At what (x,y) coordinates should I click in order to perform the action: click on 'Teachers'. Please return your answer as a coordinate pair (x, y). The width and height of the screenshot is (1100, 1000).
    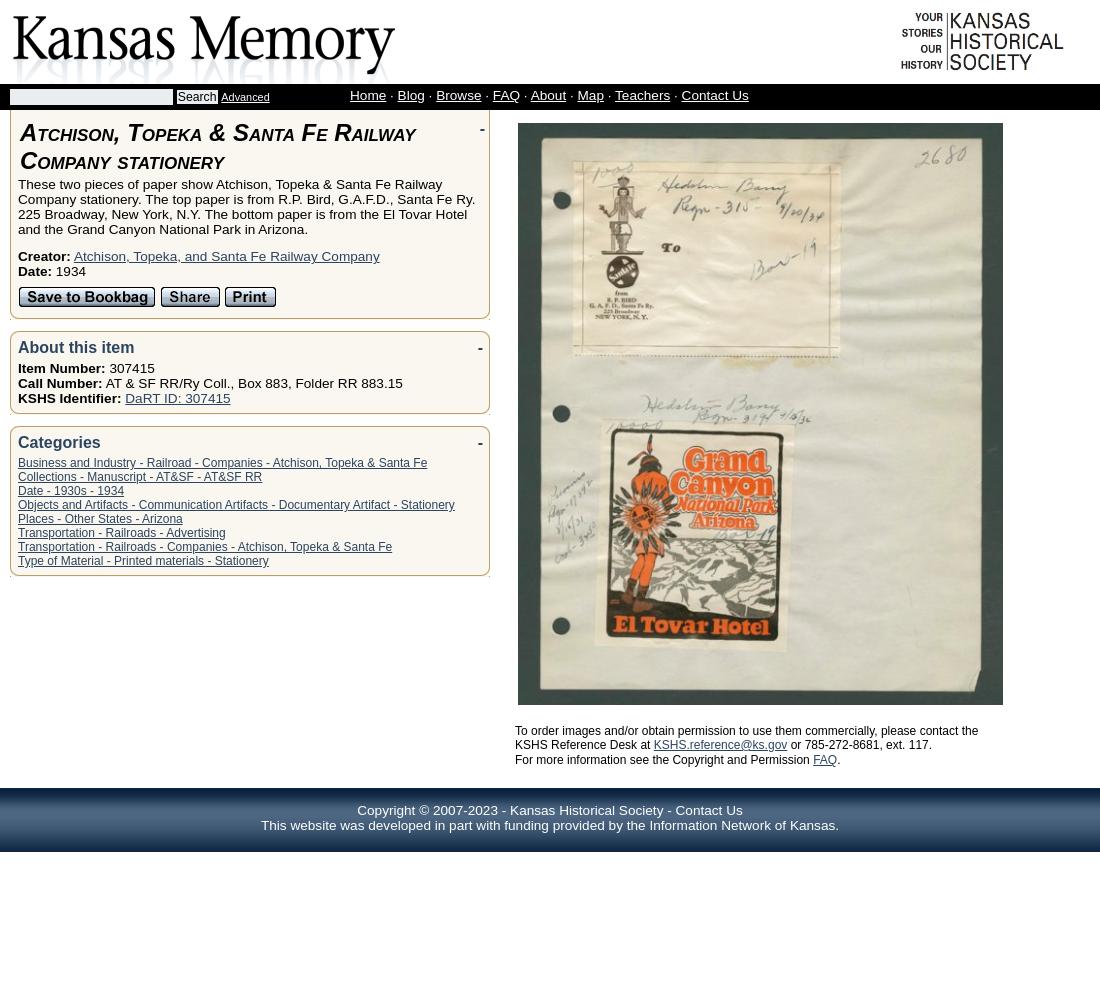
    Looking at the image, I should click on (642, 94).